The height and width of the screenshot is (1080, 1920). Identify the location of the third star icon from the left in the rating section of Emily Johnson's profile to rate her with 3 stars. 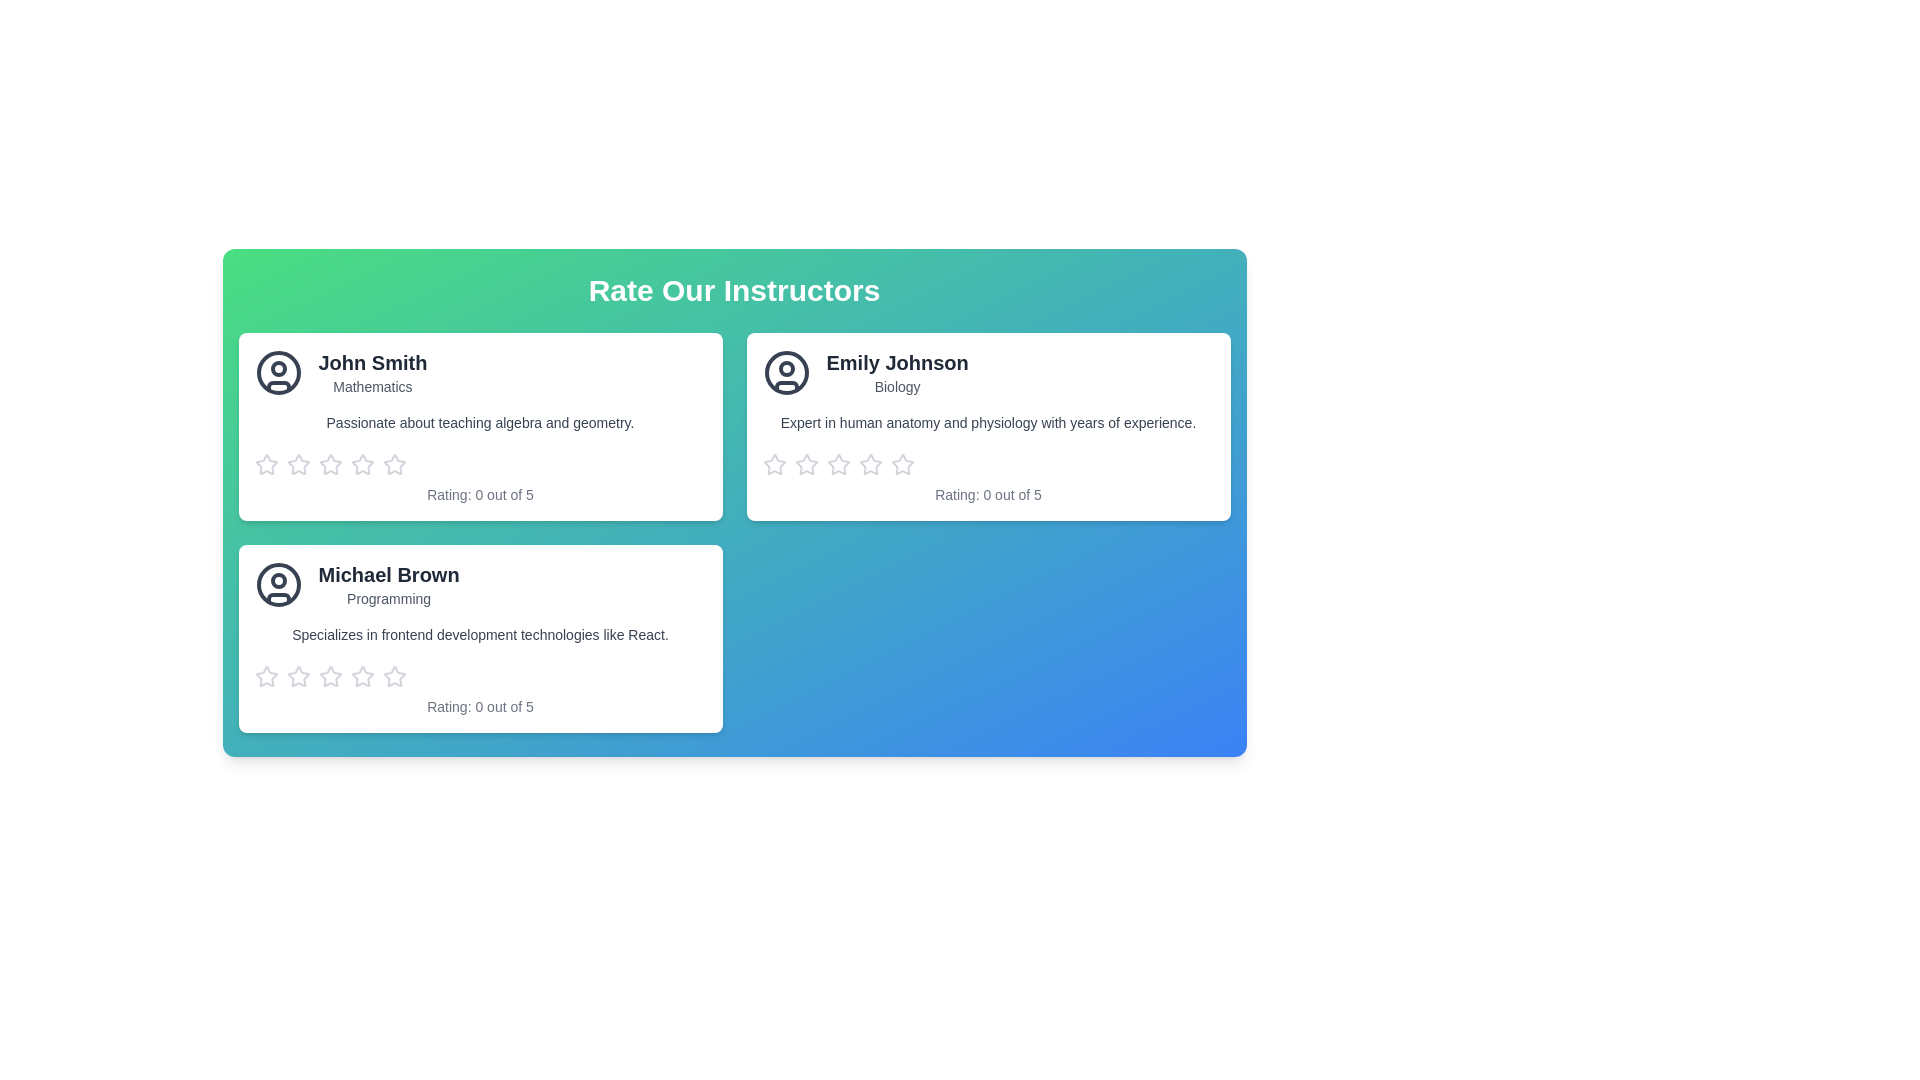
(806, 465).